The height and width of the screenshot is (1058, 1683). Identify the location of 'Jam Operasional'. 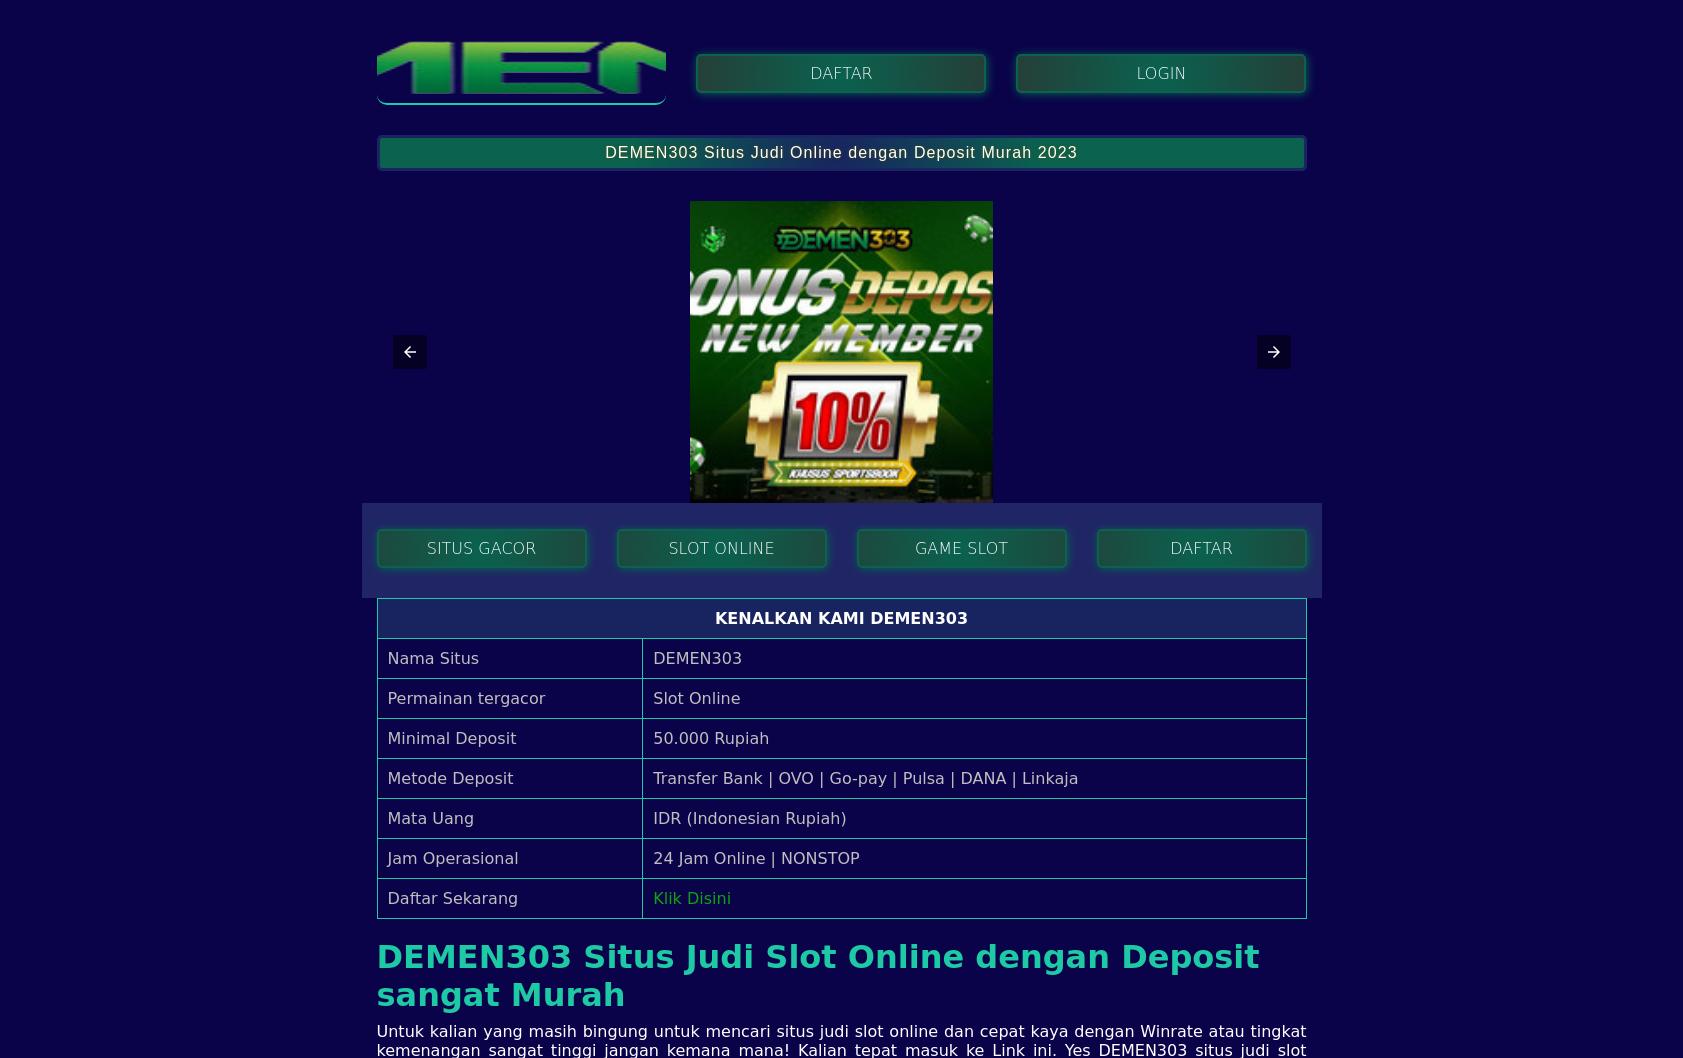
(452, 856).